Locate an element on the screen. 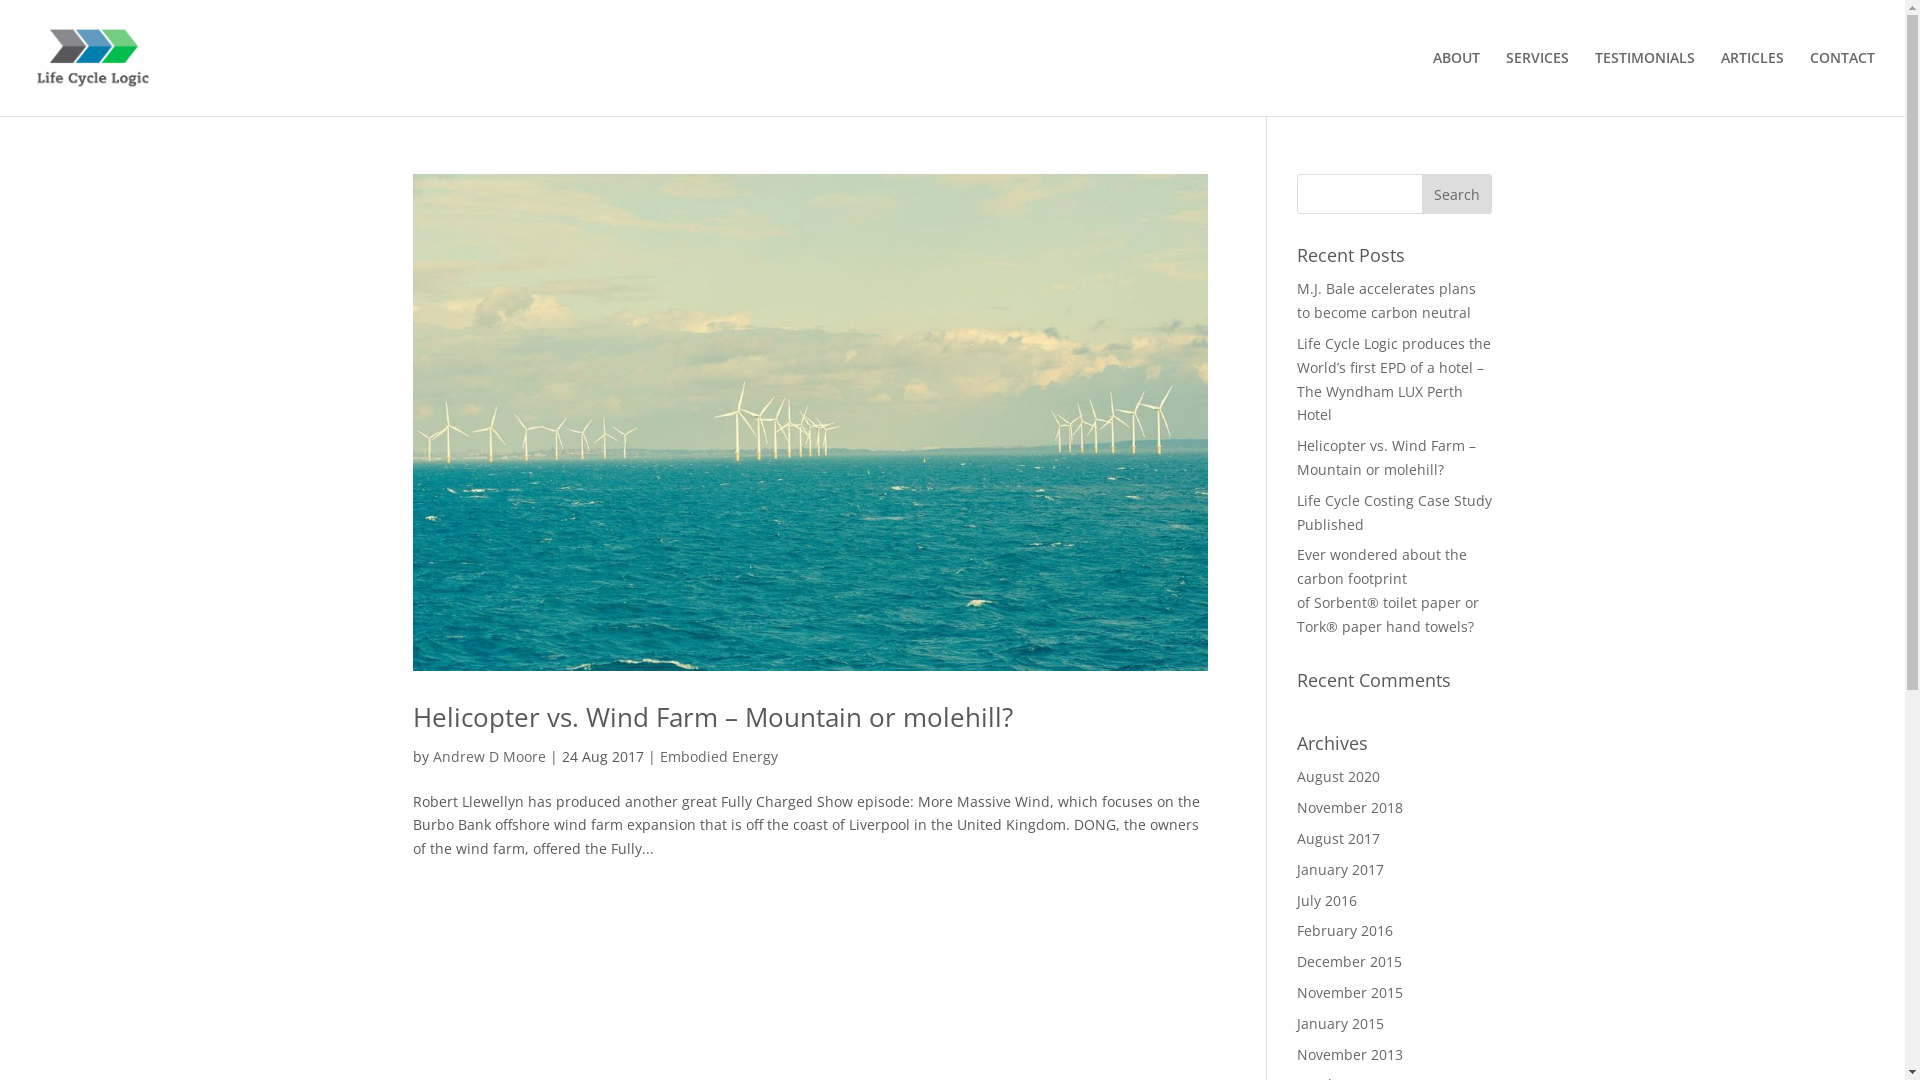  'TESTIMONIALS' is located at coordinates (1645, 82).